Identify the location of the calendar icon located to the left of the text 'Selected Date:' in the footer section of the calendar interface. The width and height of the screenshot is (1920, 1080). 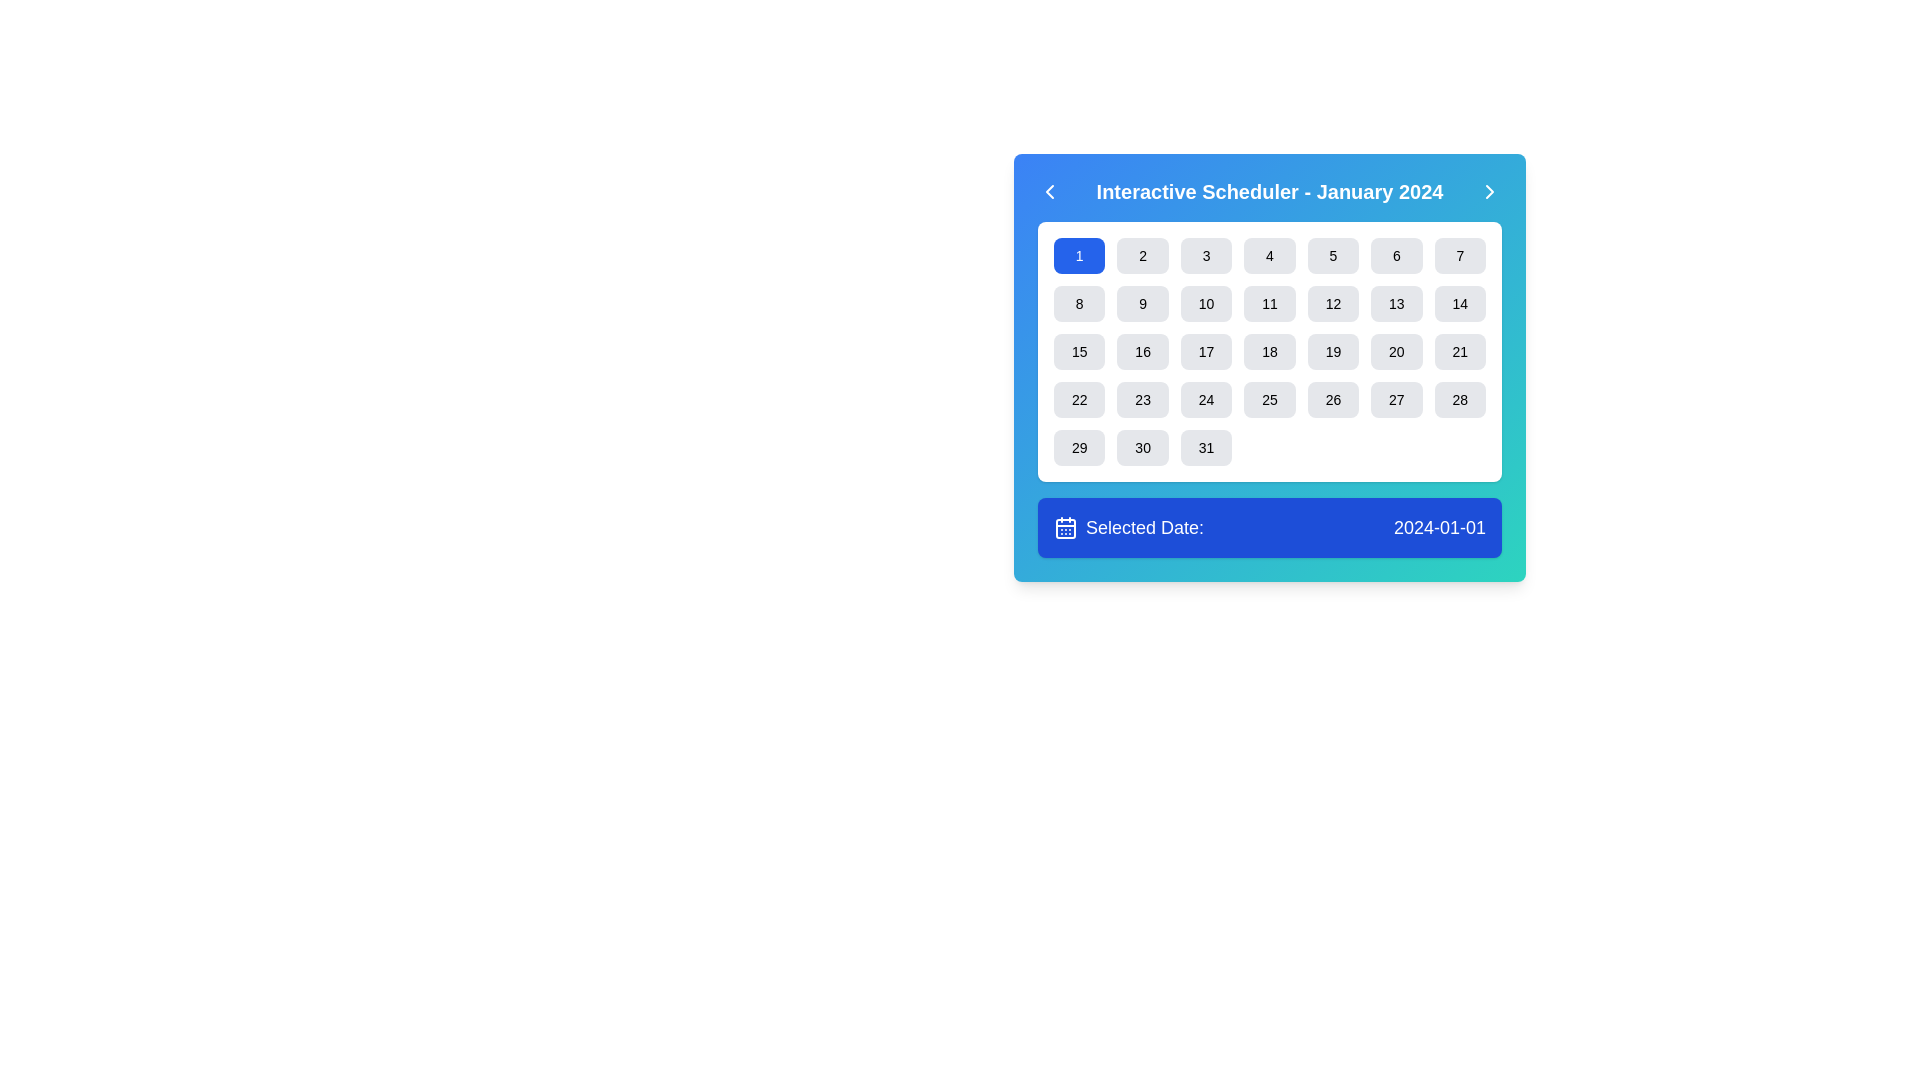
(1064, 527).